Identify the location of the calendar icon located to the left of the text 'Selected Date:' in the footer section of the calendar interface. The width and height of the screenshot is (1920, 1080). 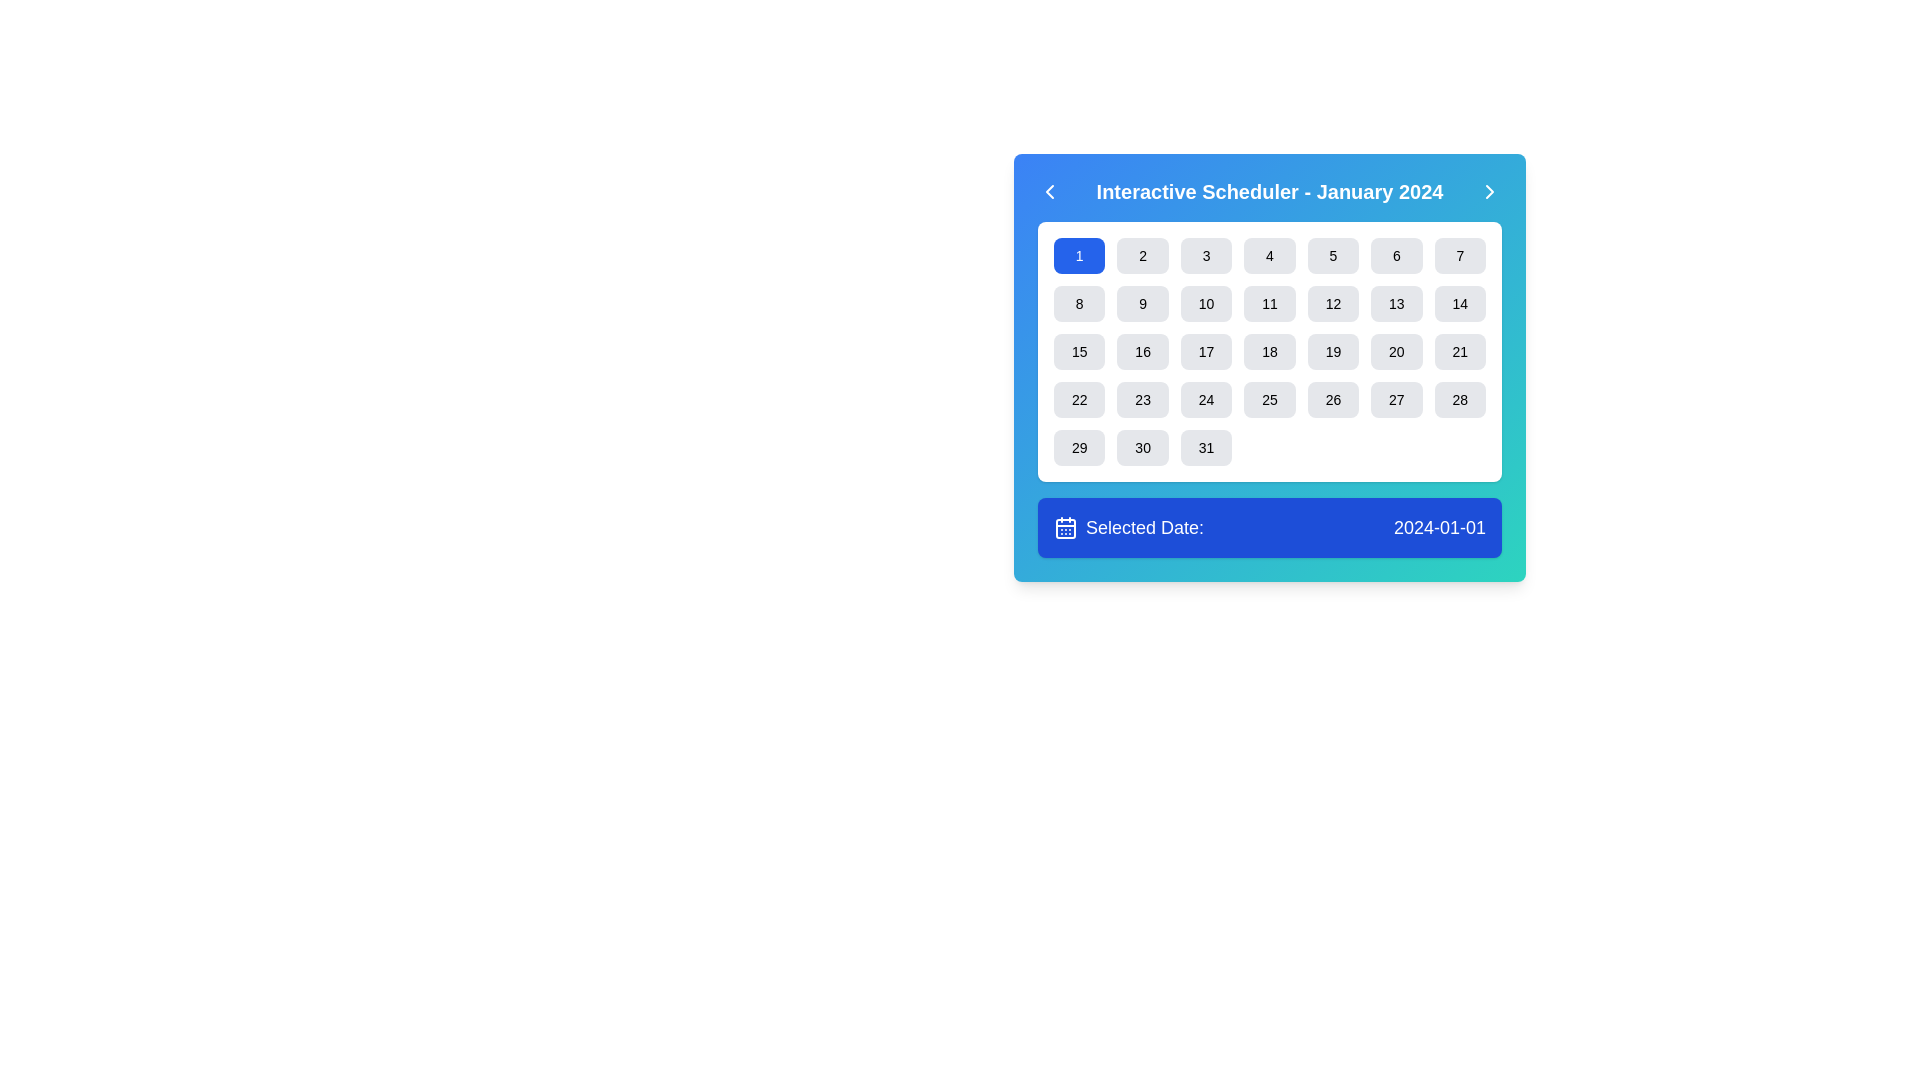
(1064, 527).